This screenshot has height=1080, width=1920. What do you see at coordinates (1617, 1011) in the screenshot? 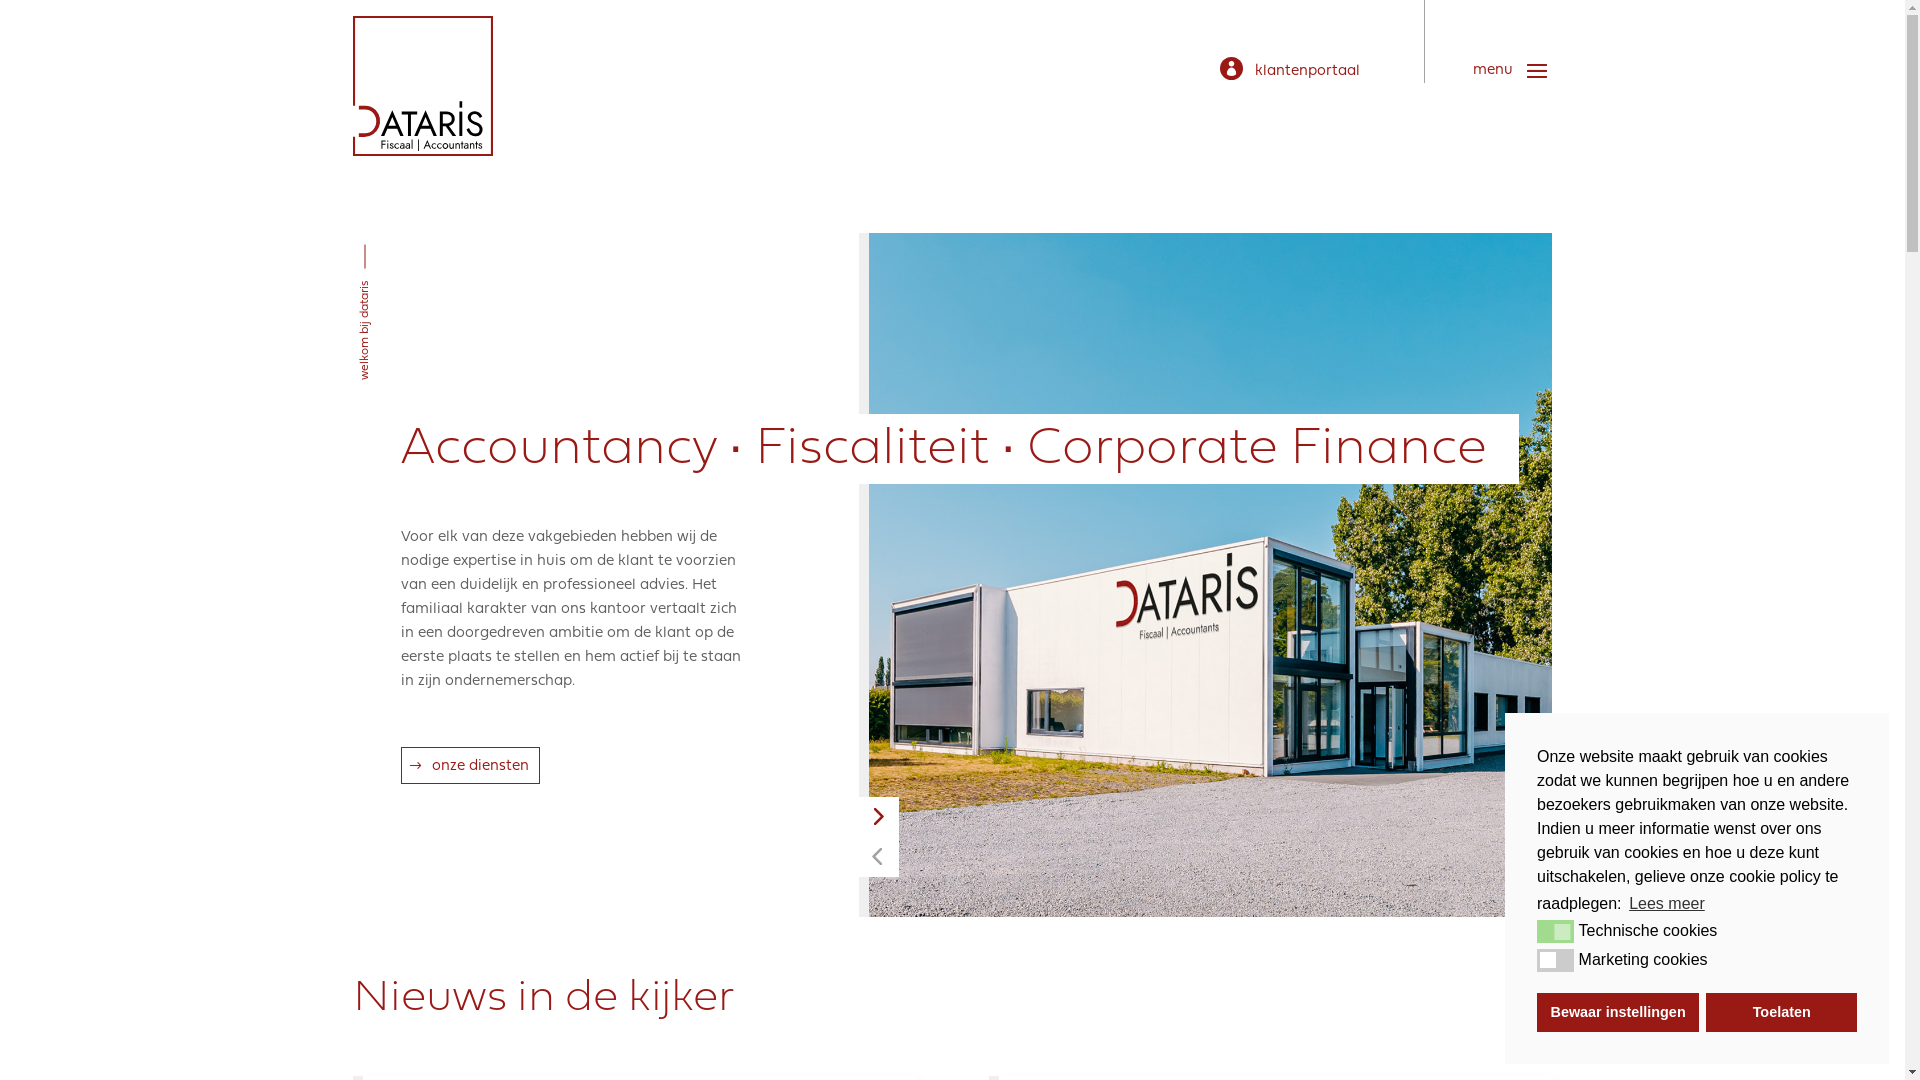
I see `'Bewaar instellingen'` at bounding box center [1617, 1011].